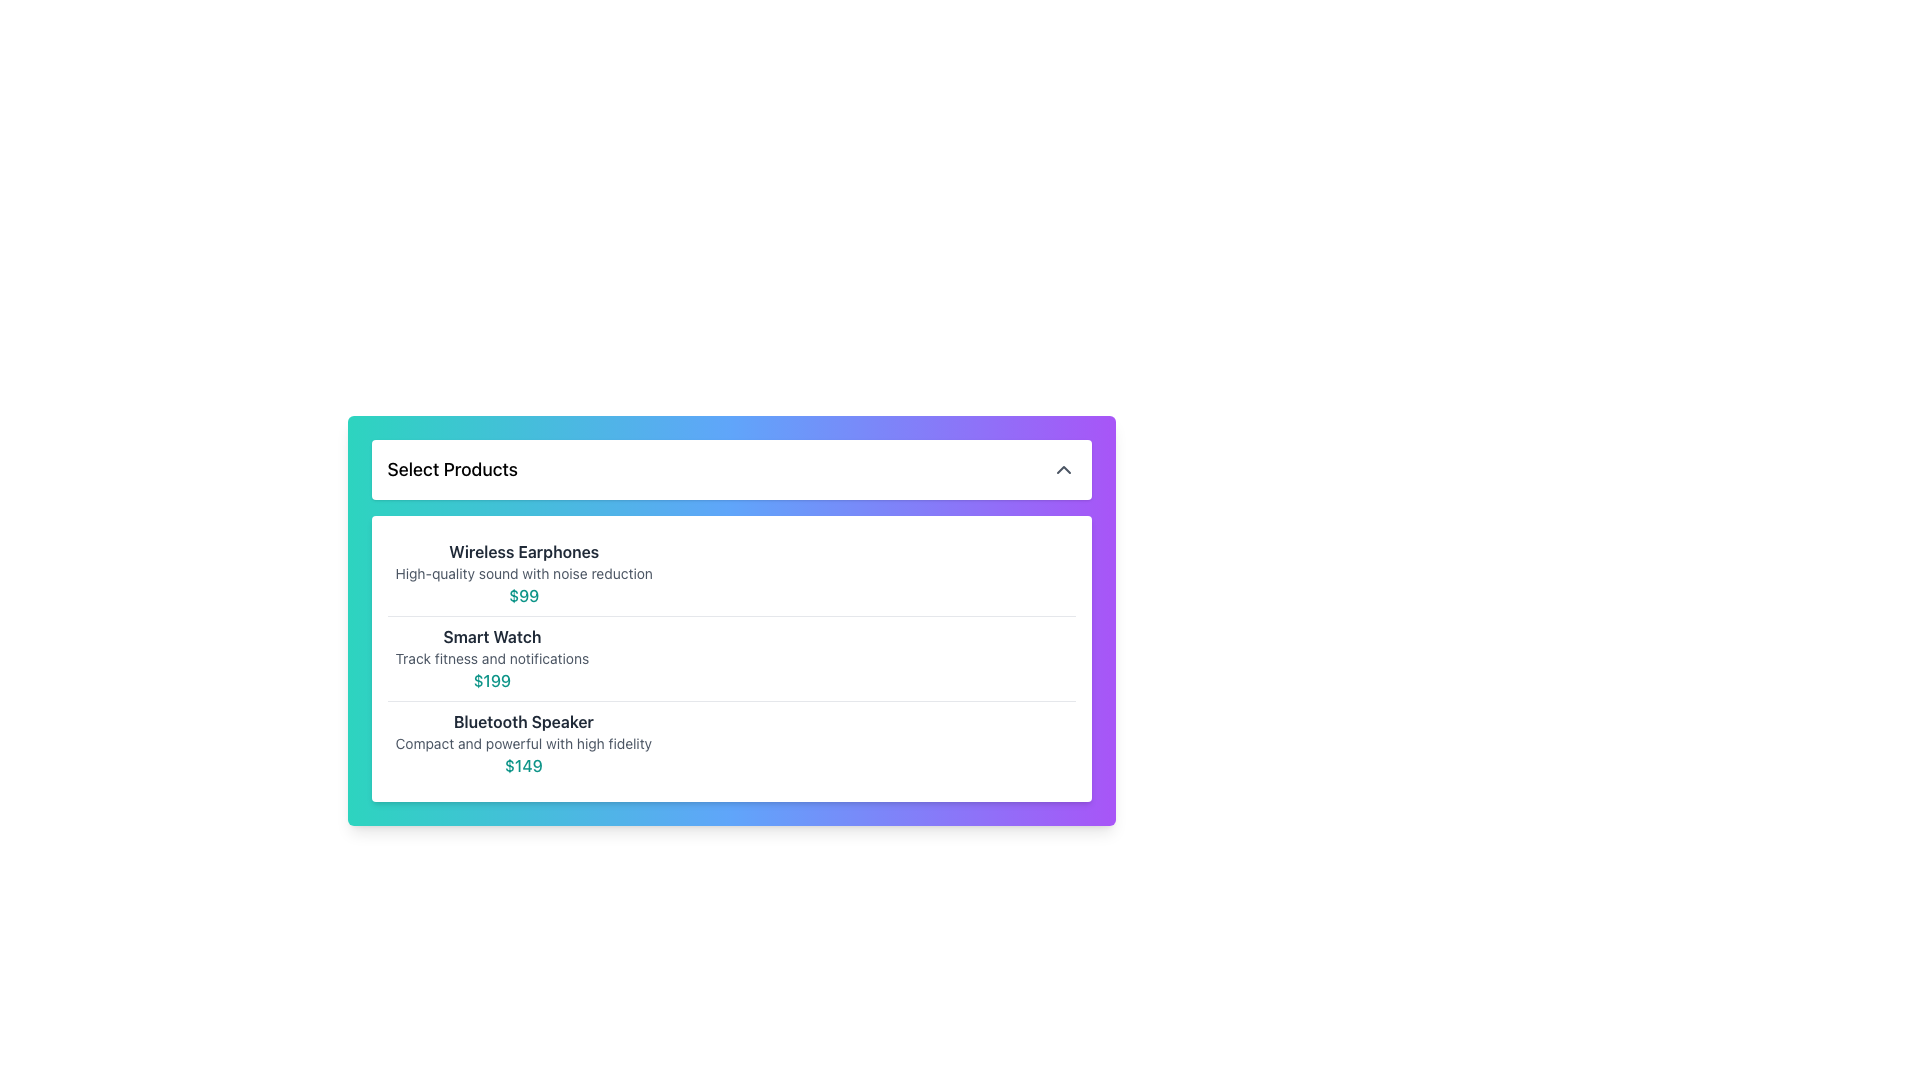 Image resolution: width=1920 pixels, height=1080 pixels. What do you see at coordinates (492, 659) in the screenshot?
I see `the Text Display element which contains the title 'Smart Watch', subtitle 'Track fitness and notifications', and price '$199'. This element is the second item in the list, positioned below 'Wireless Earphones' and above 'Bluetooth Speaker'` at bounding box center [492, 659].